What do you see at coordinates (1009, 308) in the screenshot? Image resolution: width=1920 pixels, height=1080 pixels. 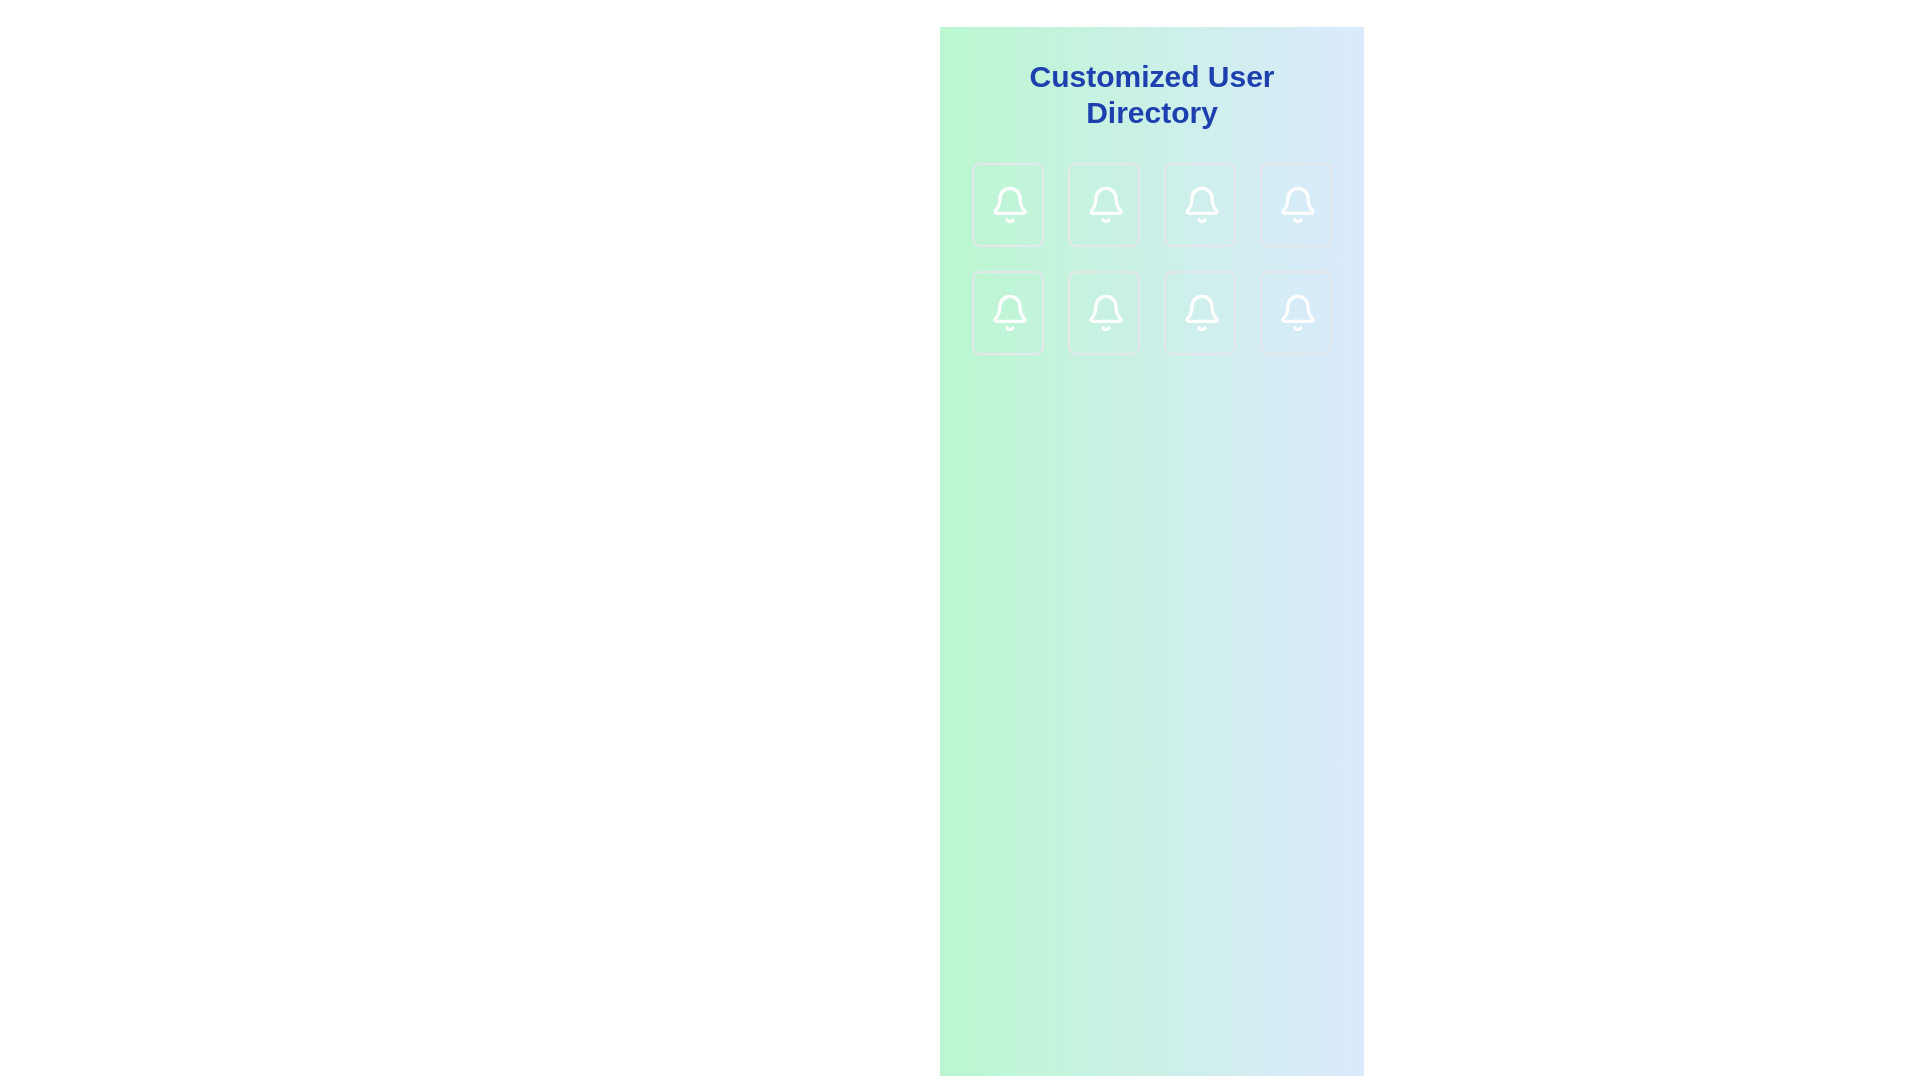 I see `the bell icon located in the second row and first column of the grid layout` at bounding box center [1009, 308].